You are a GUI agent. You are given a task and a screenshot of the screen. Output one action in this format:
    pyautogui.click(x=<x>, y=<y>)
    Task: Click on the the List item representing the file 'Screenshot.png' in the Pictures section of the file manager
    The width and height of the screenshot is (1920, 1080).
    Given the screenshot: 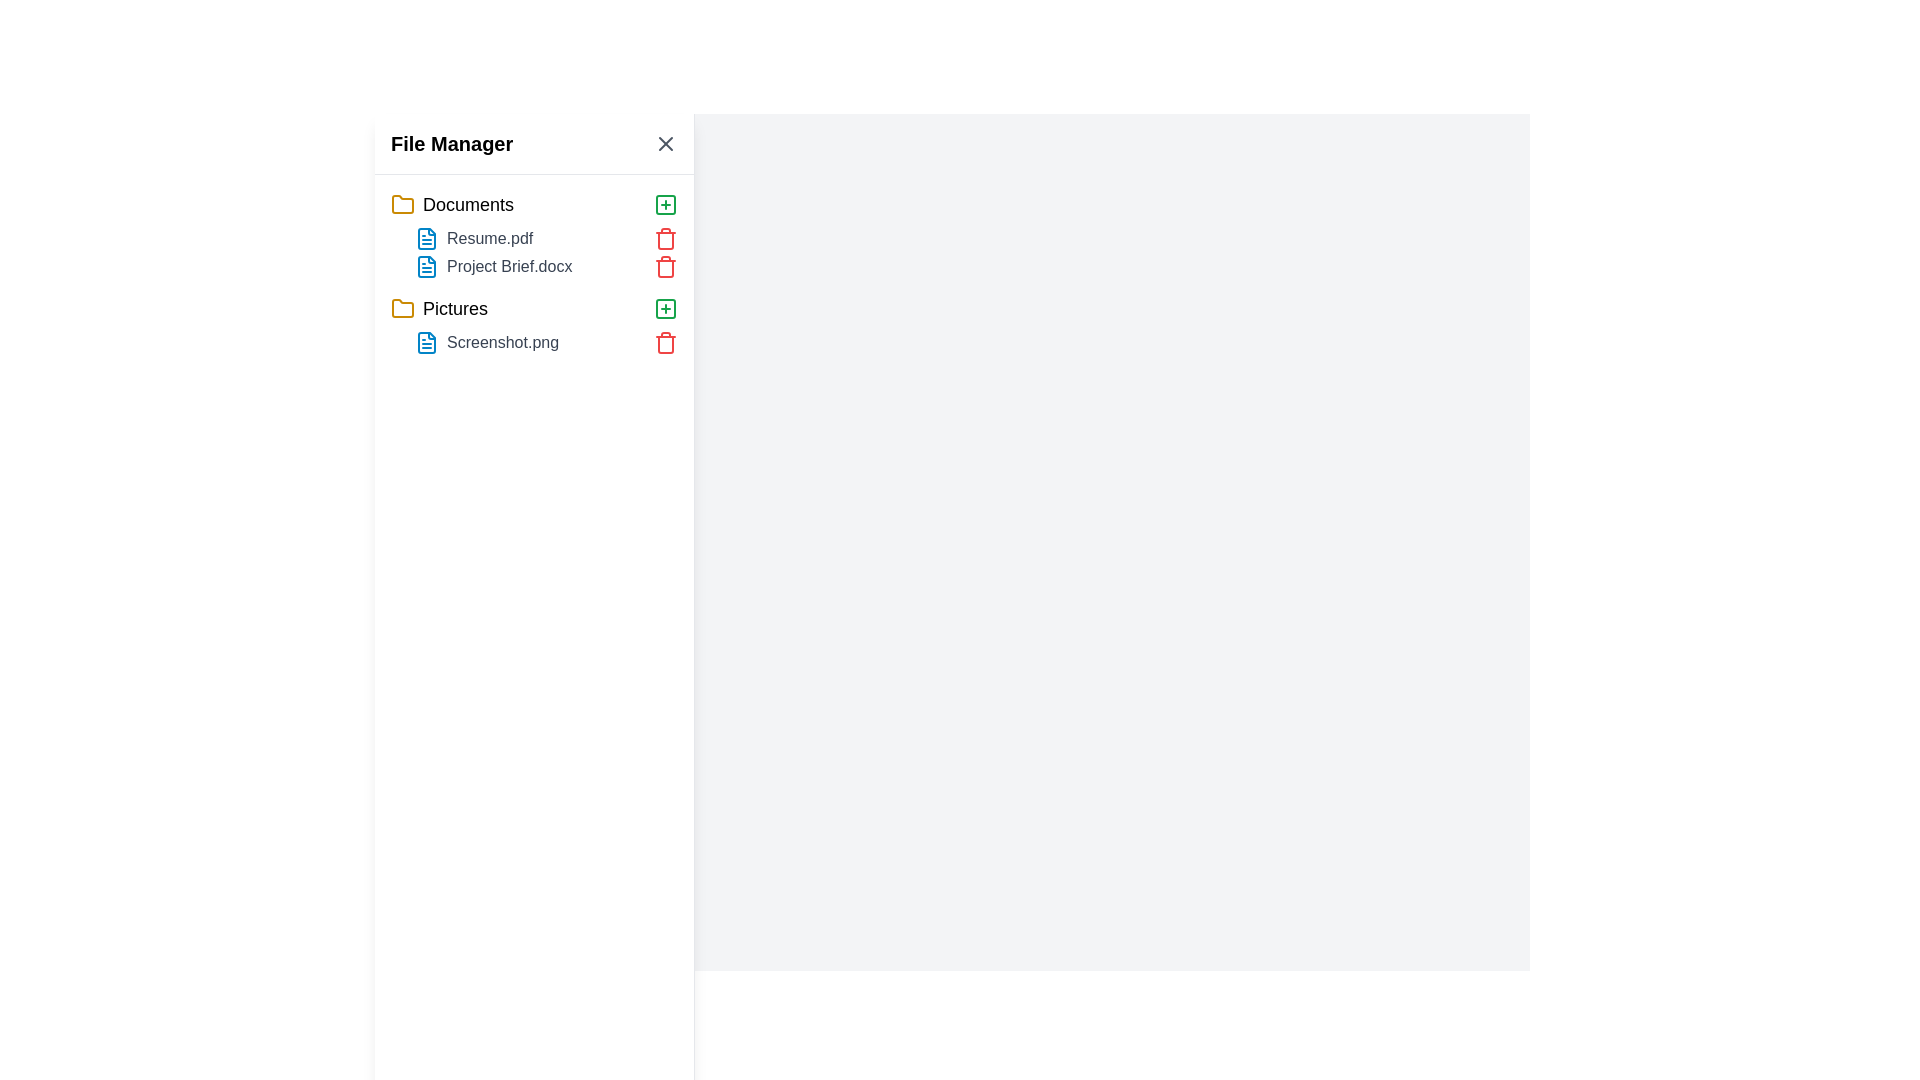 What is the action you would take?
    pyautogui.click(x=534, y=342)
    